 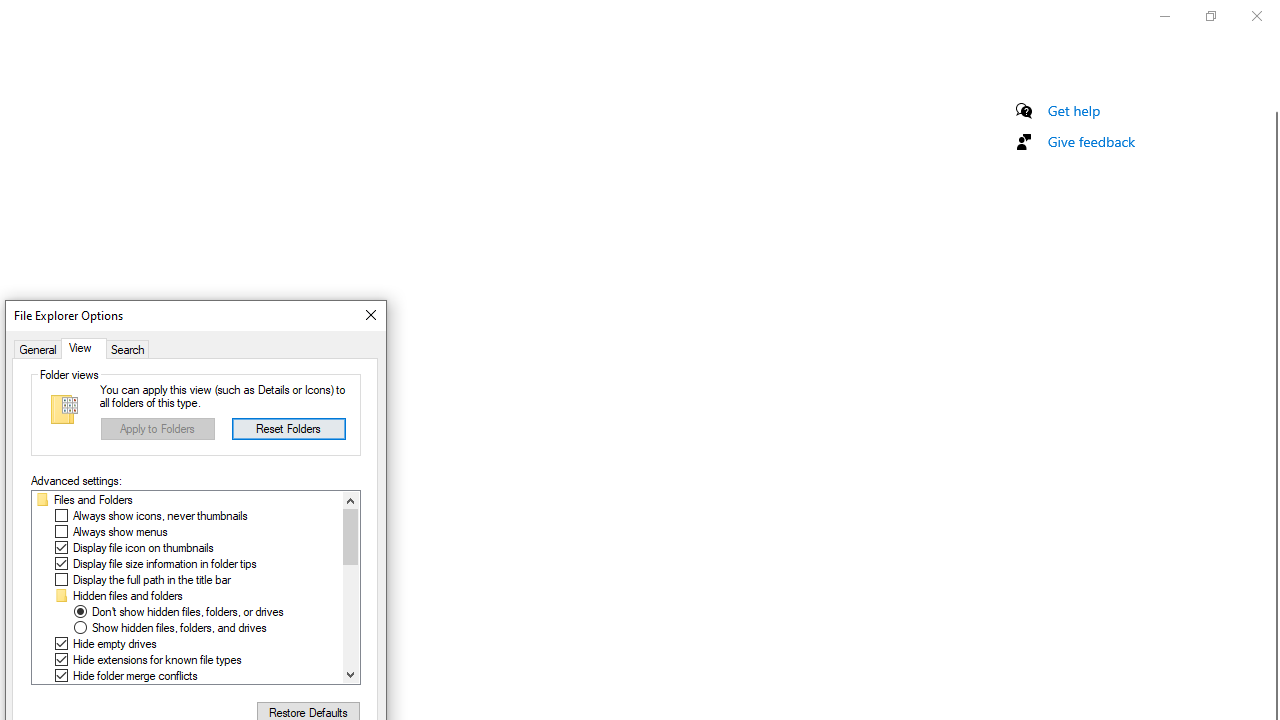 What do you see at coordinates (187, 611) in the screenshot?
I see `'Don'` at bounding box center [187, 611].